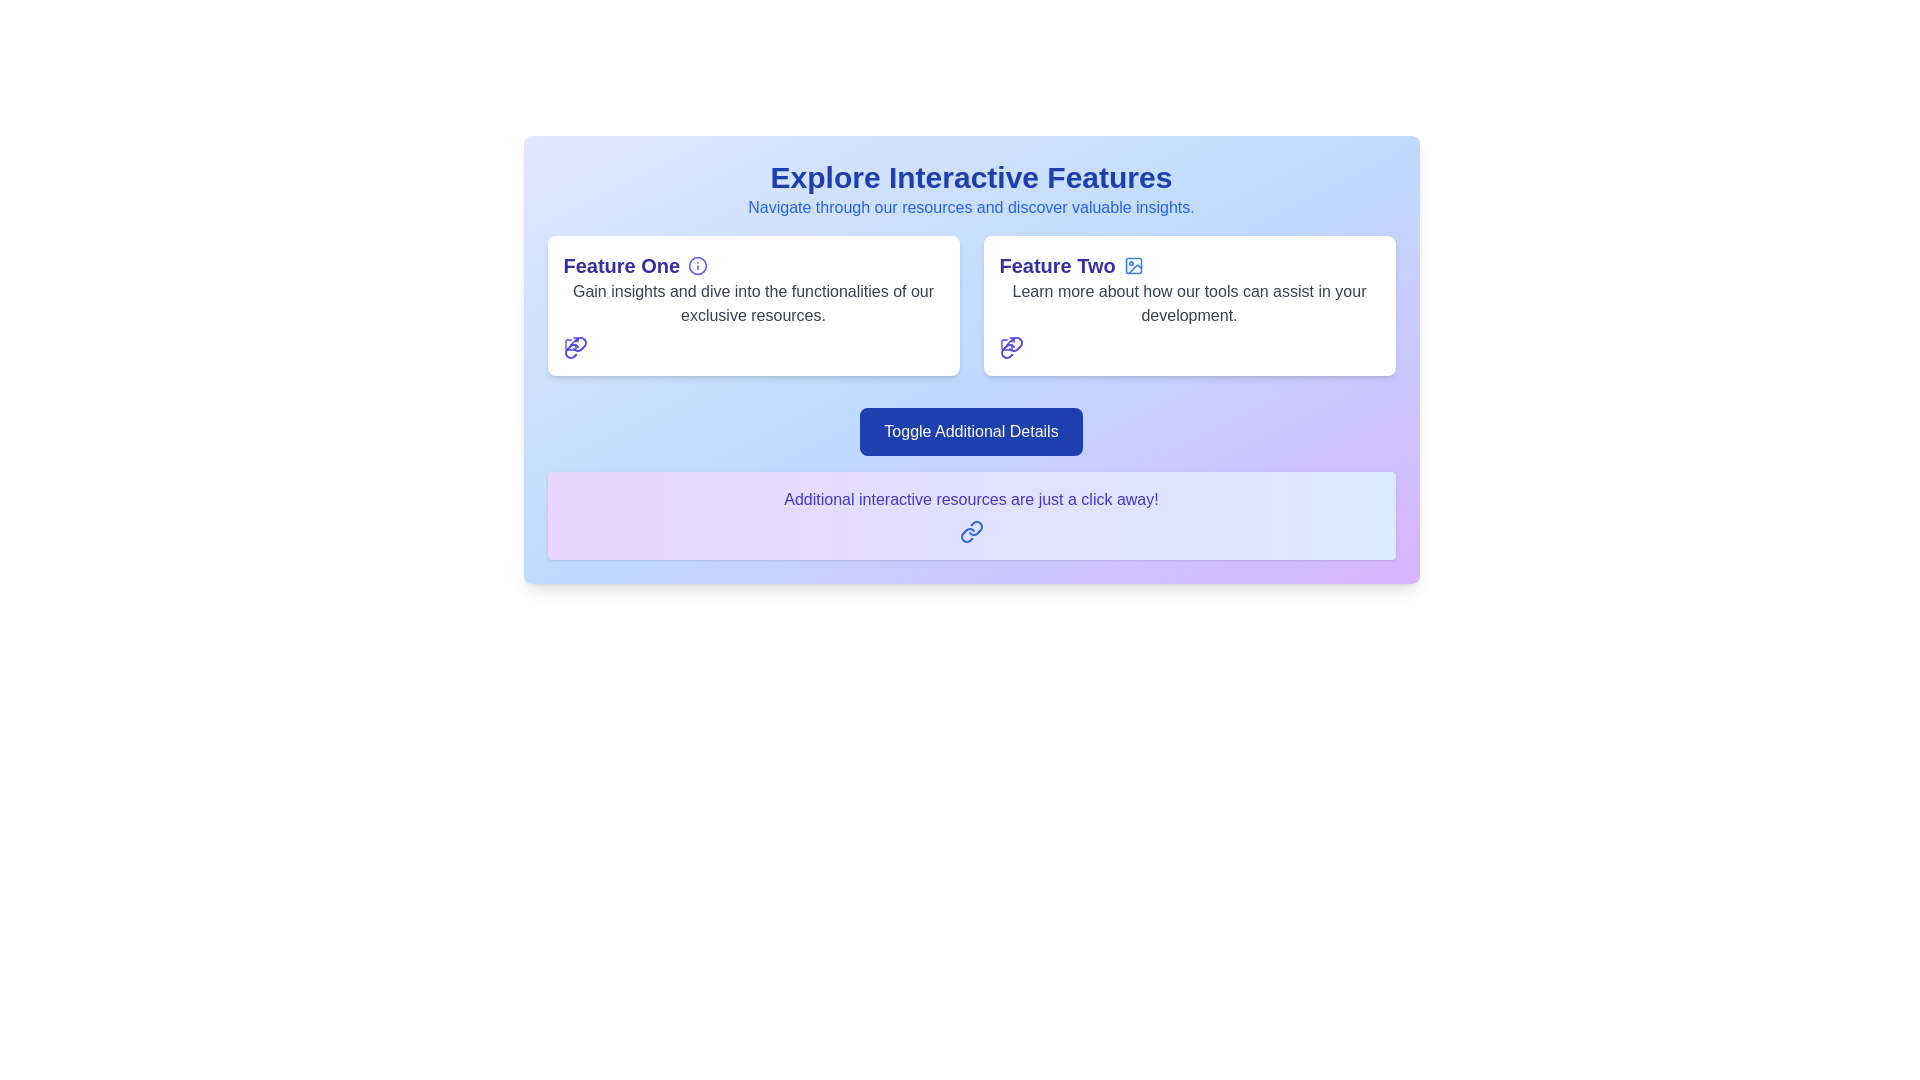 The image size is (1920, 1080). Describe the element at coordinates (971, 499) in the screenshot. I see `the text label that describes additional resources, located above the hyperlink labeled 'Access More Resources'` at that location.